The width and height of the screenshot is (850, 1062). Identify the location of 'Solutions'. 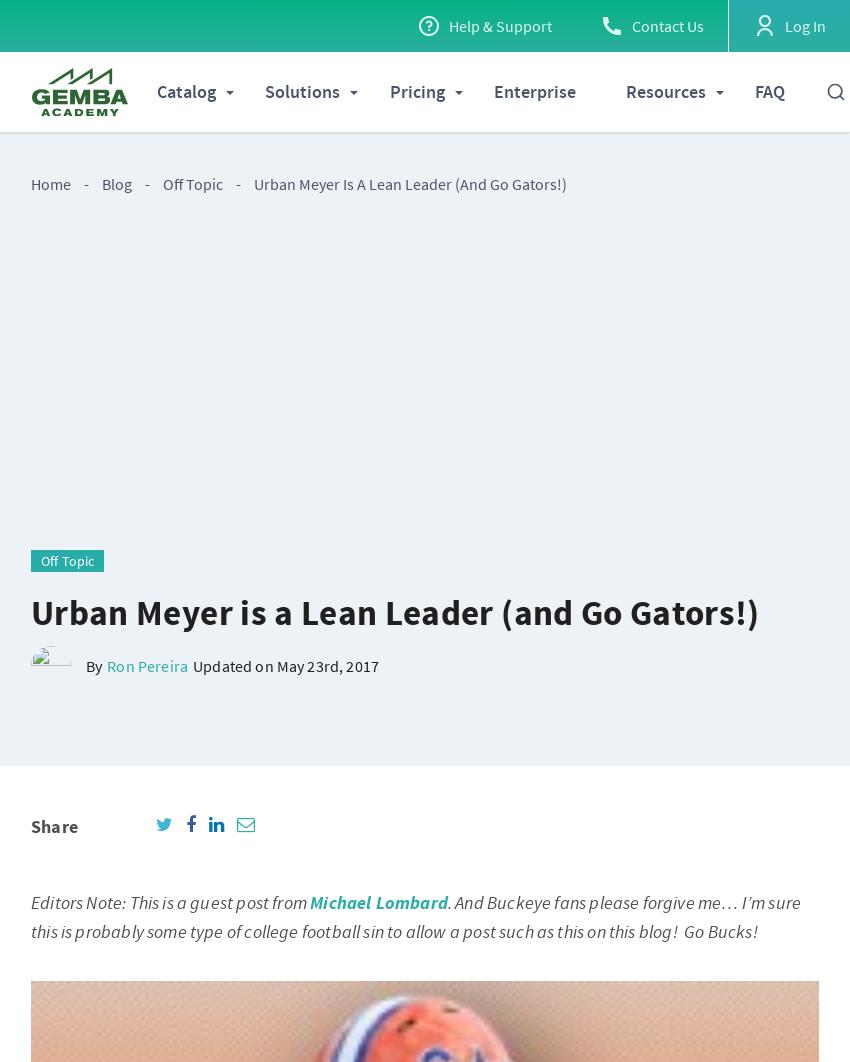
(302, 91).